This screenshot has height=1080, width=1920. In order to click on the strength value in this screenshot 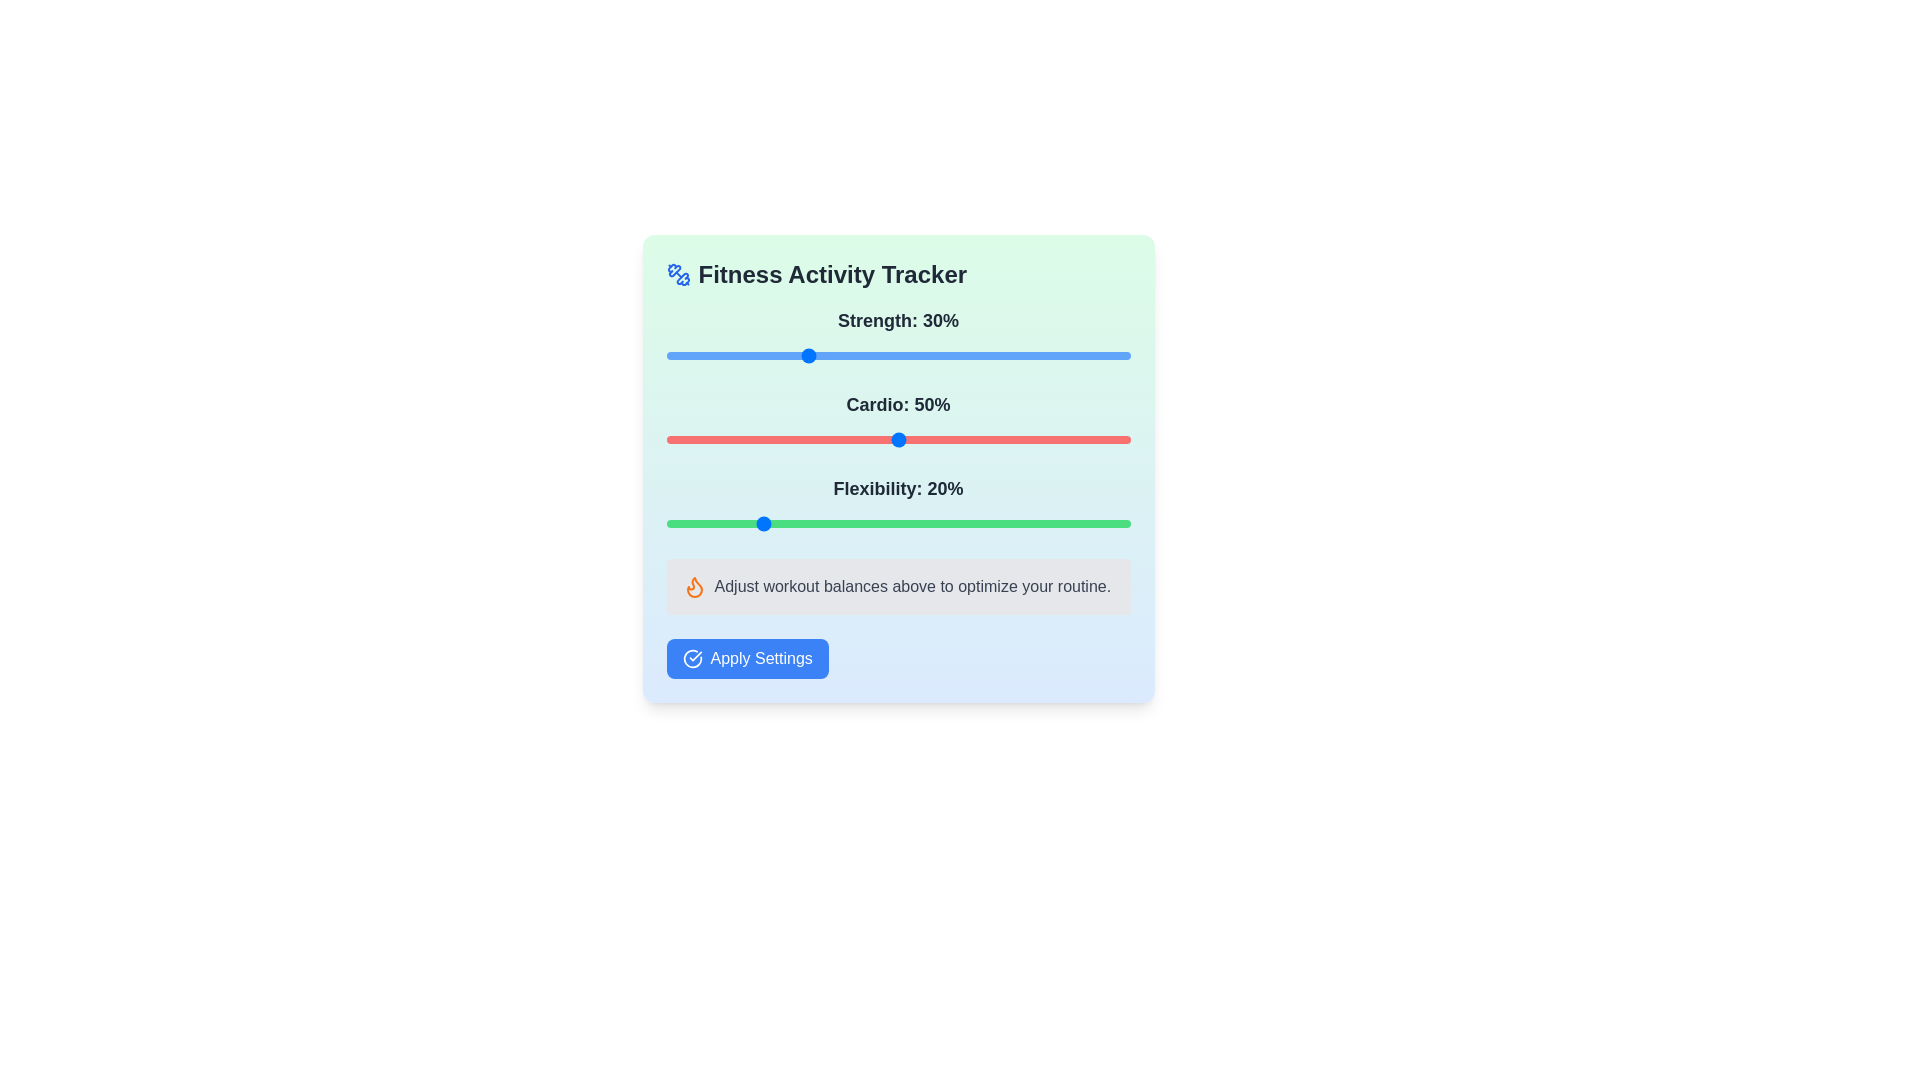, I will do `click(879, 354)`.